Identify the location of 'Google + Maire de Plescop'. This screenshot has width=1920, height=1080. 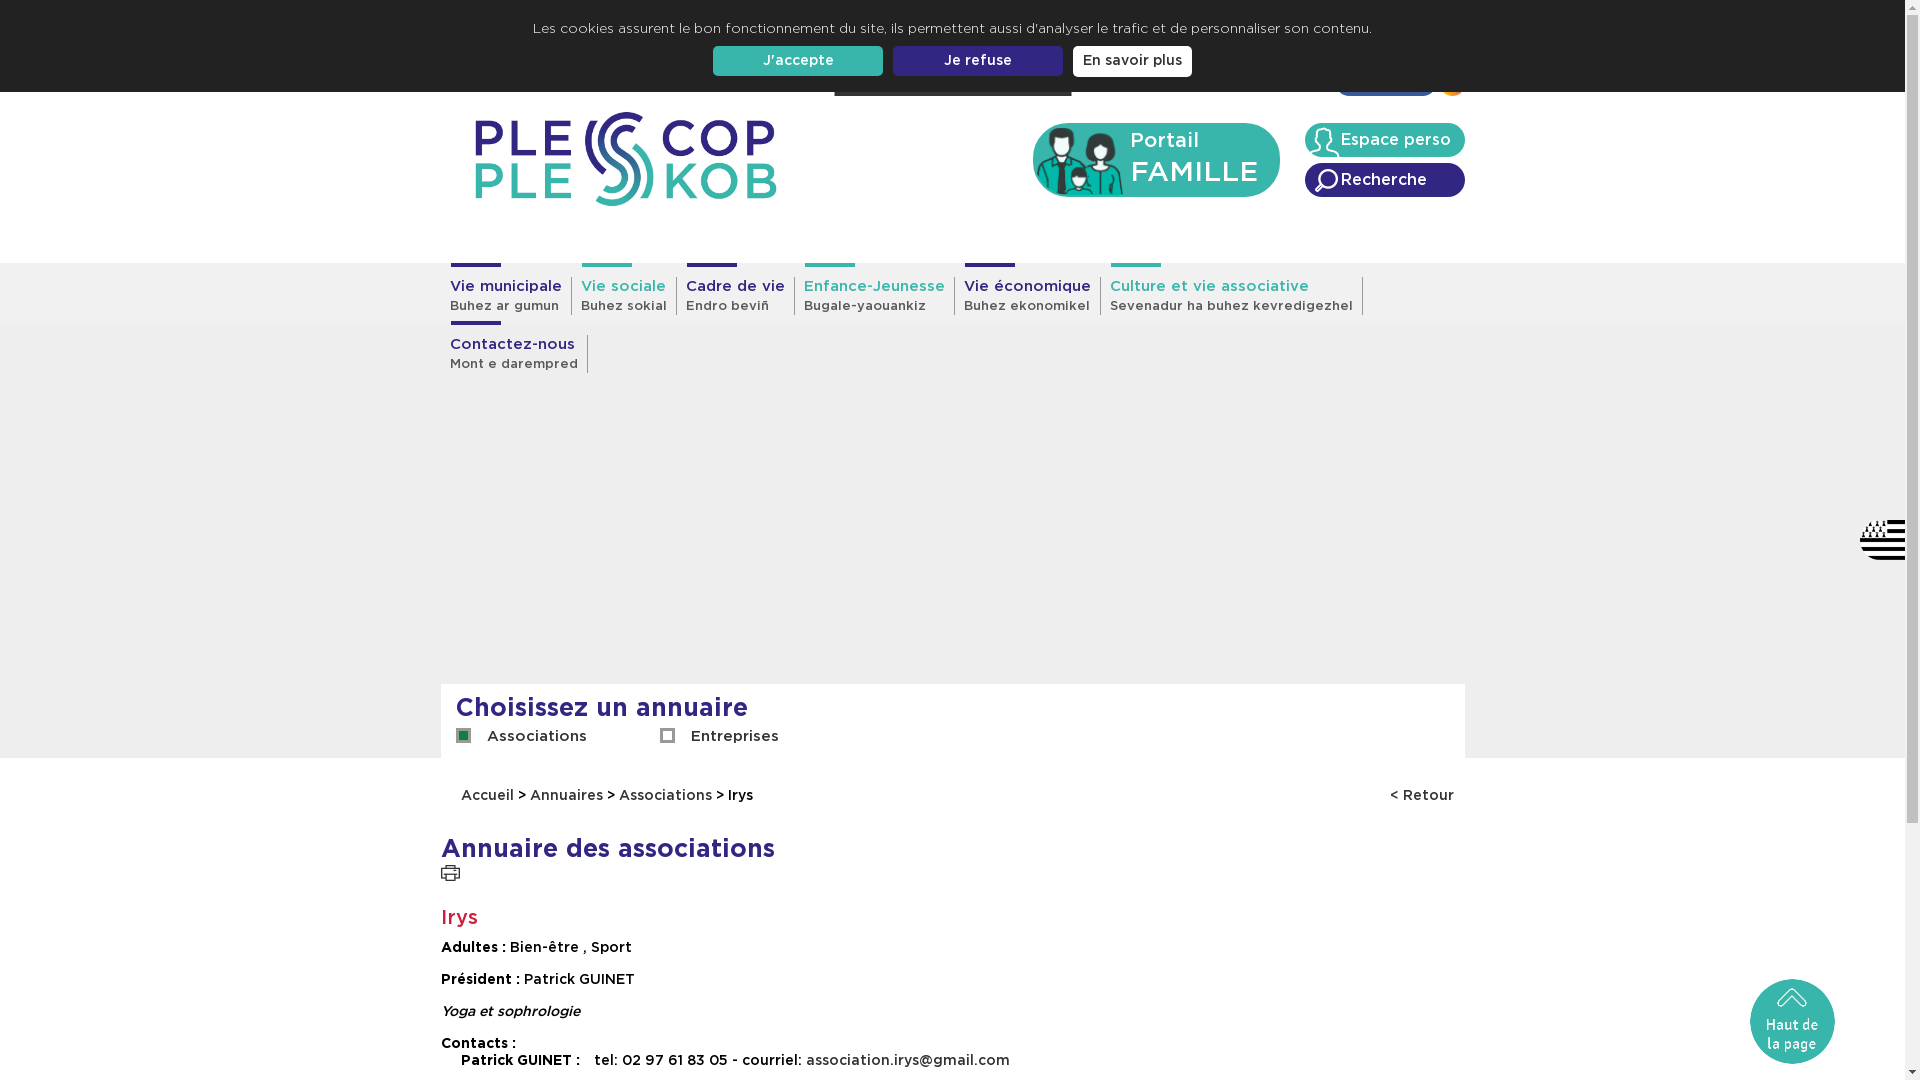
(1329, 87).